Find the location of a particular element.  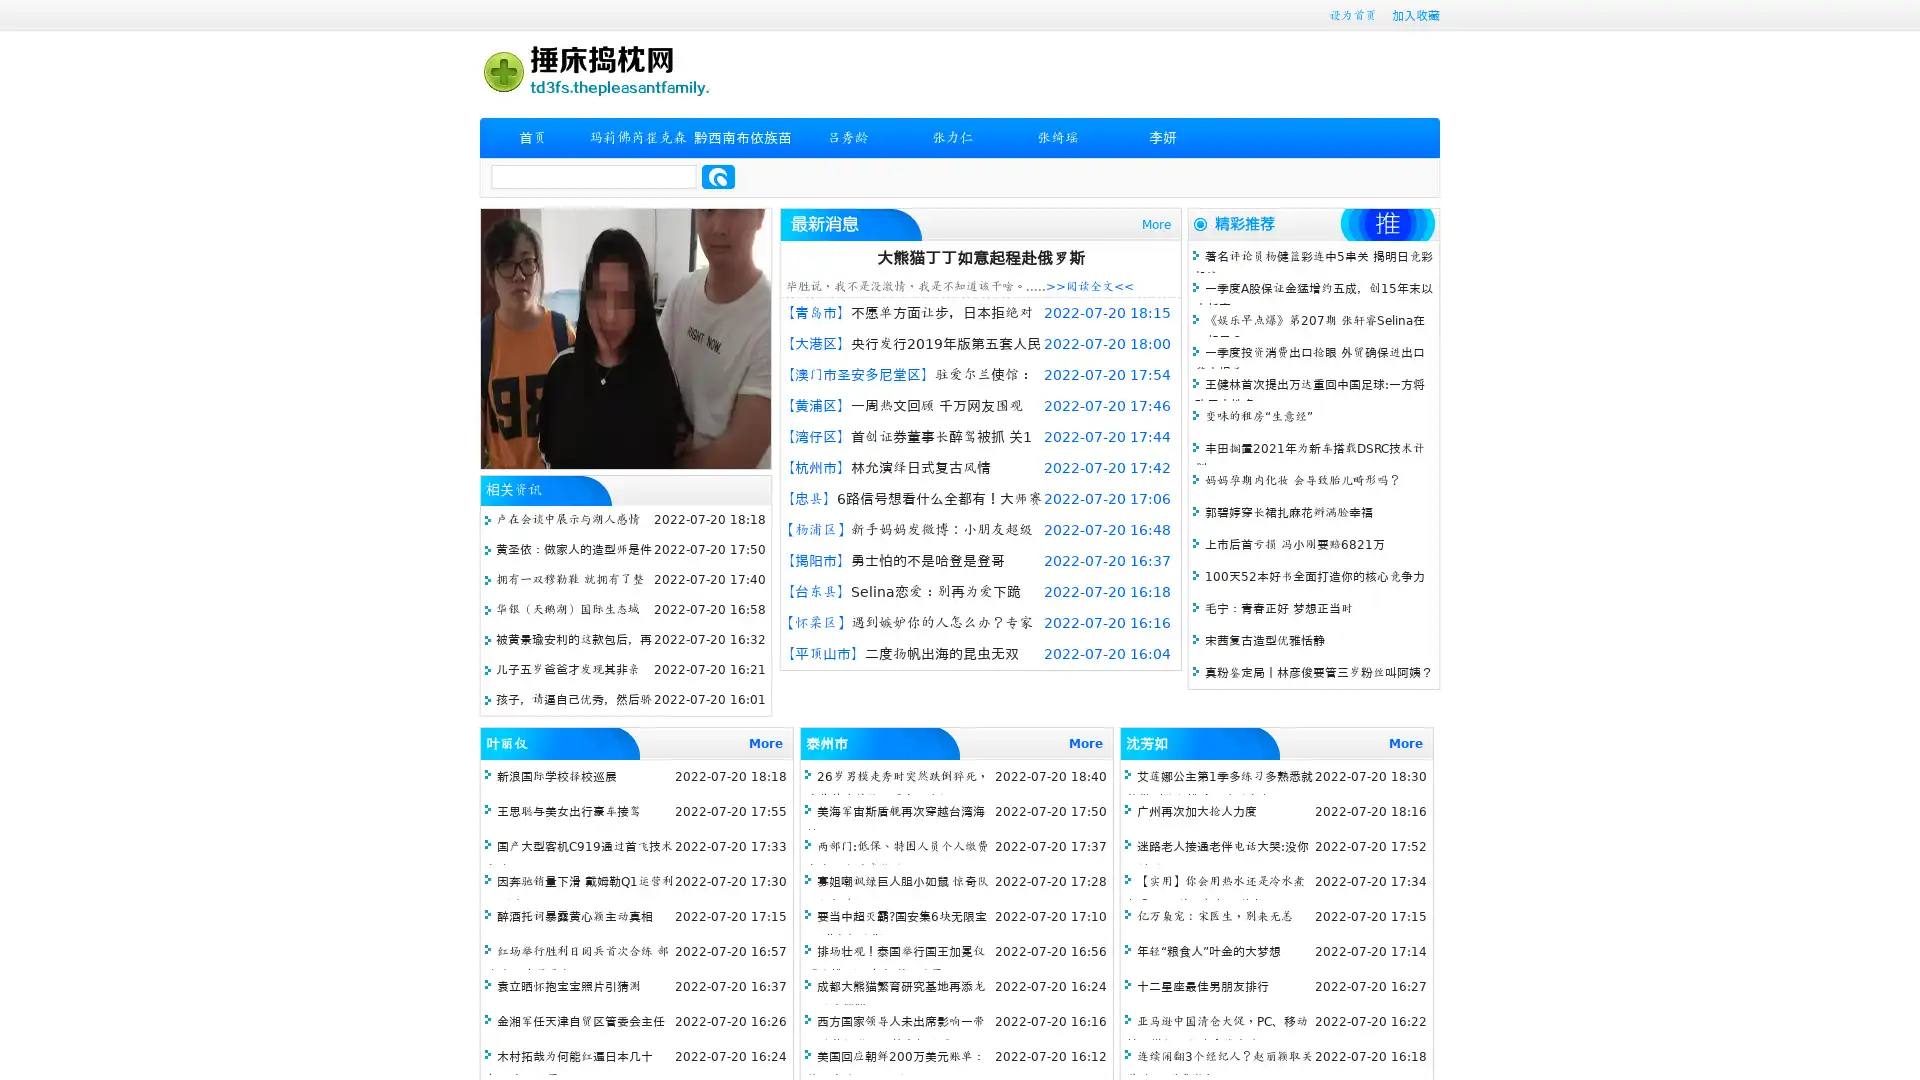

Search is located at coordinates (718, 176).